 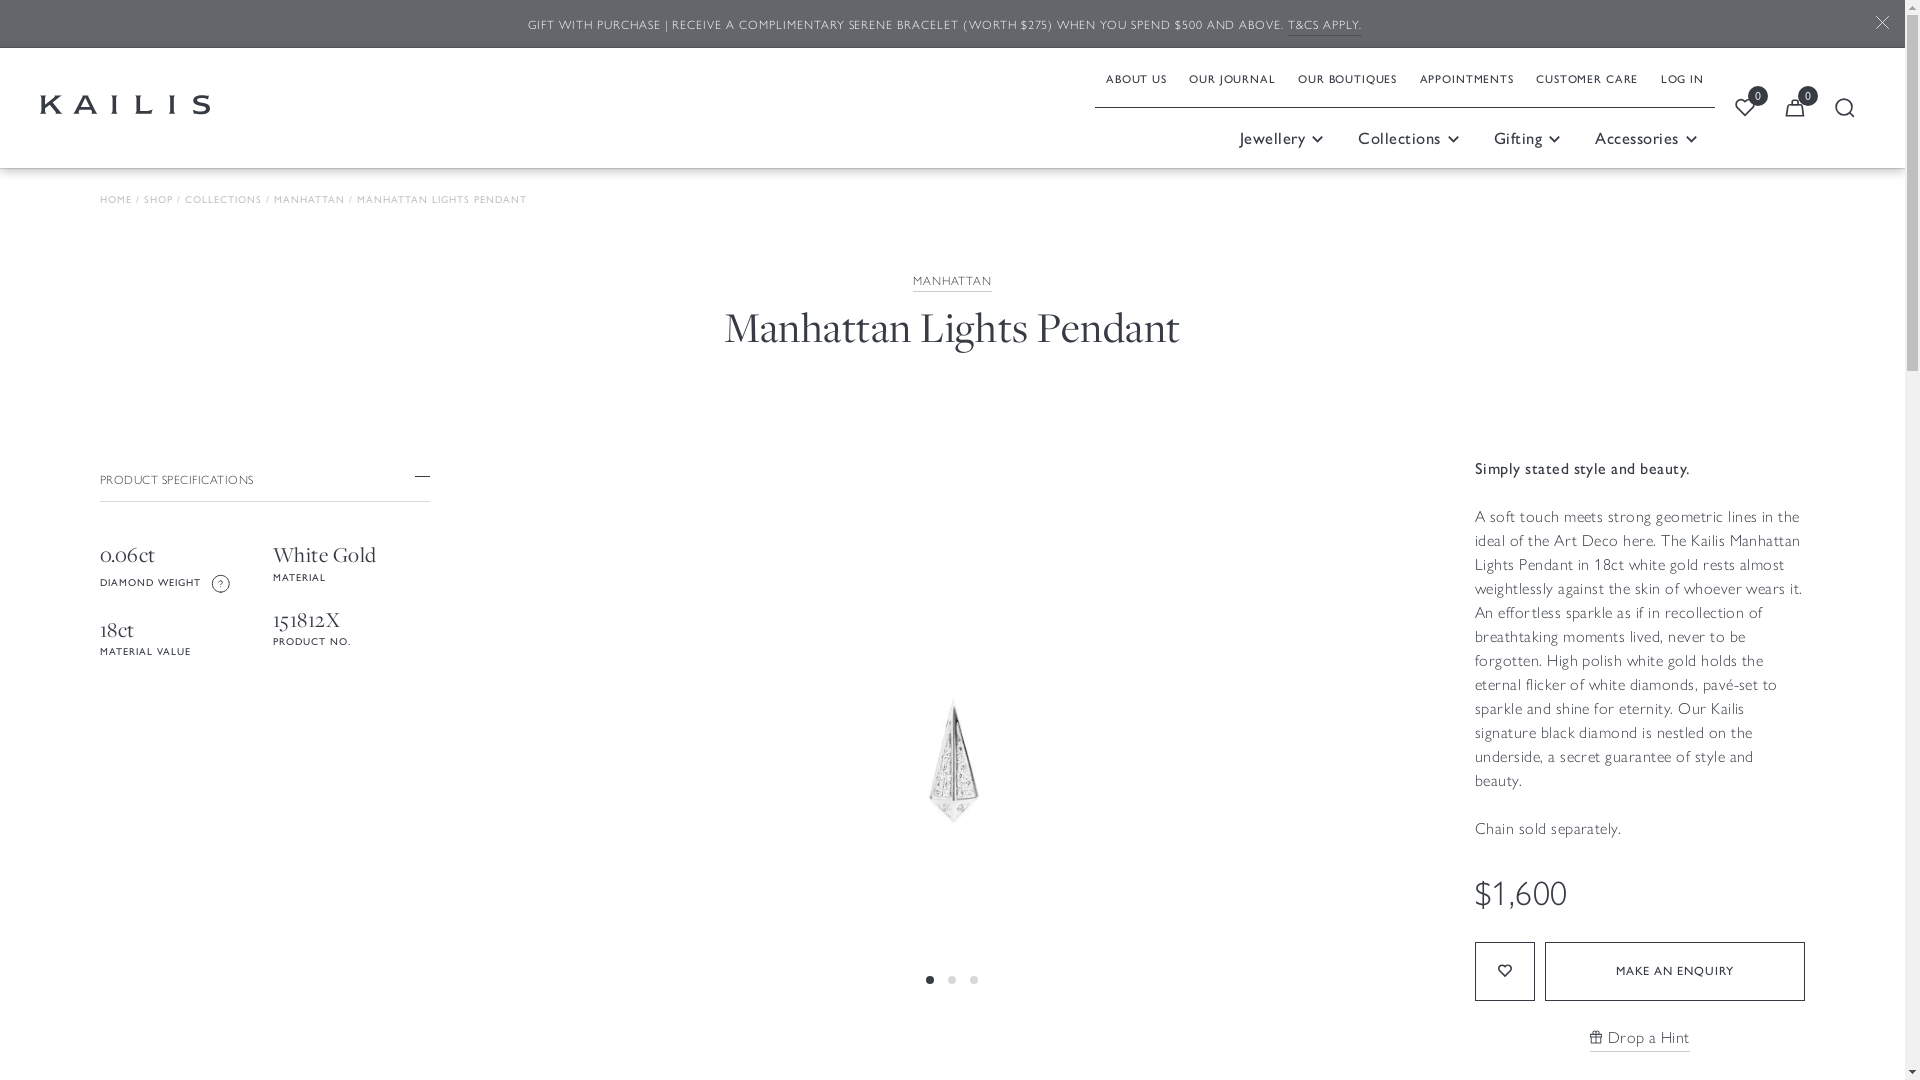 What do you see at coordinates (1524, 76) in the screenshot?
I see `'CUSTOMER CARE'` at bounding box center [1524, 76].